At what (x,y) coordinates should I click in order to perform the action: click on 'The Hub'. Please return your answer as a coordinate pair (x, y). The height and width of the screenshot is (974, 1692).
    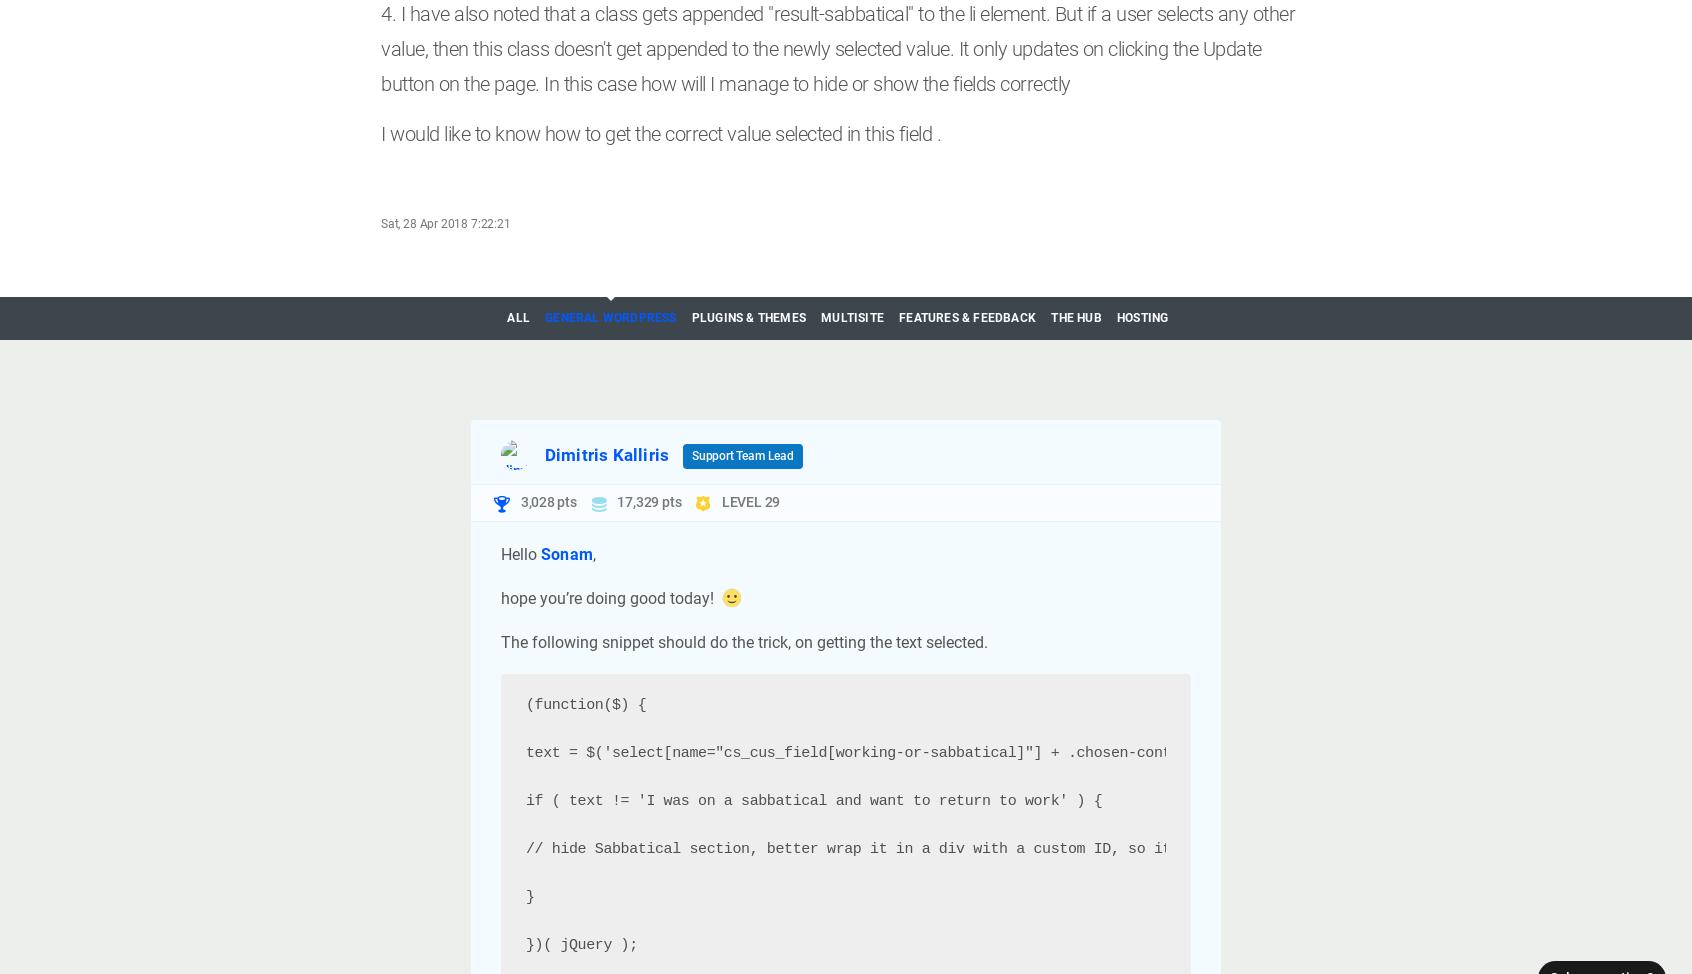
    Looking at the image, I should click on (1075, 316).